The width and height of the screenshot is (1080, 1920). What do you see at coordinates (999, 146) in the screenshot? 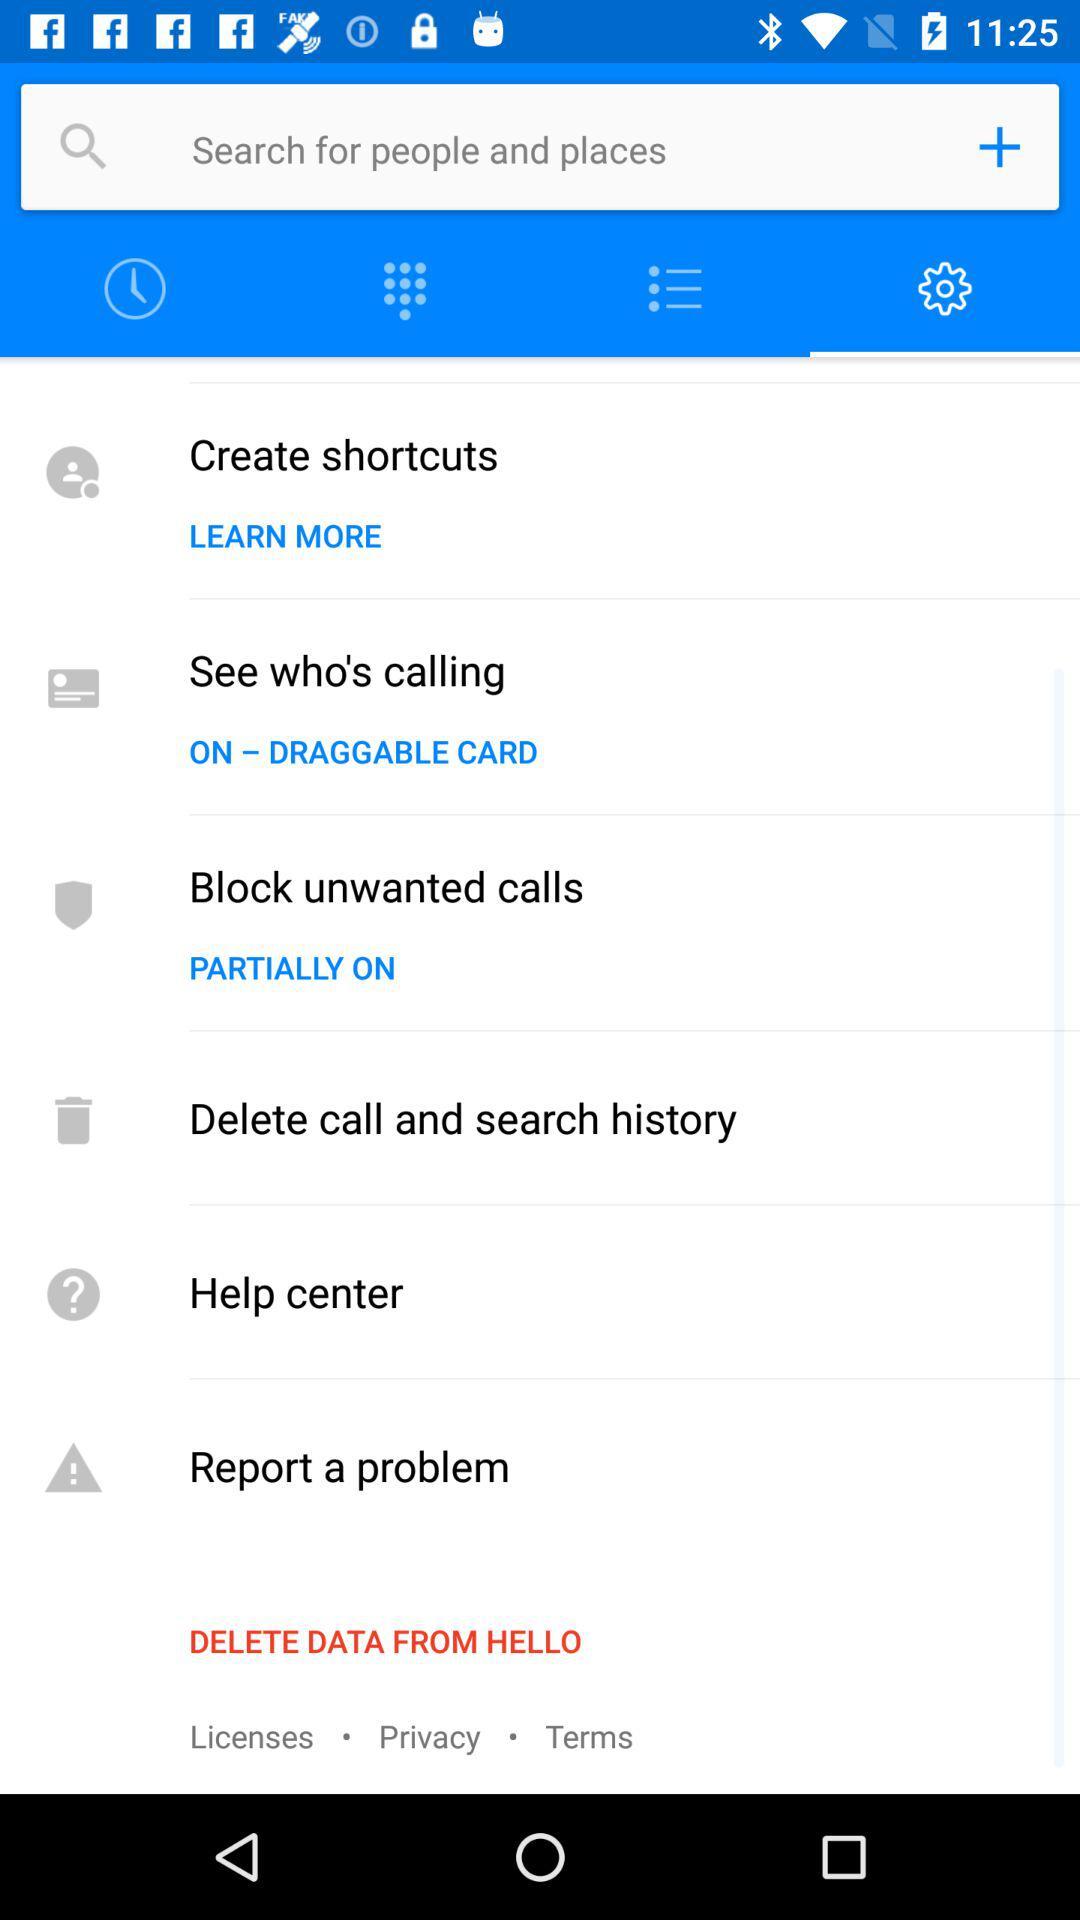
I see `the add icon` at bounding box center [999, 146].